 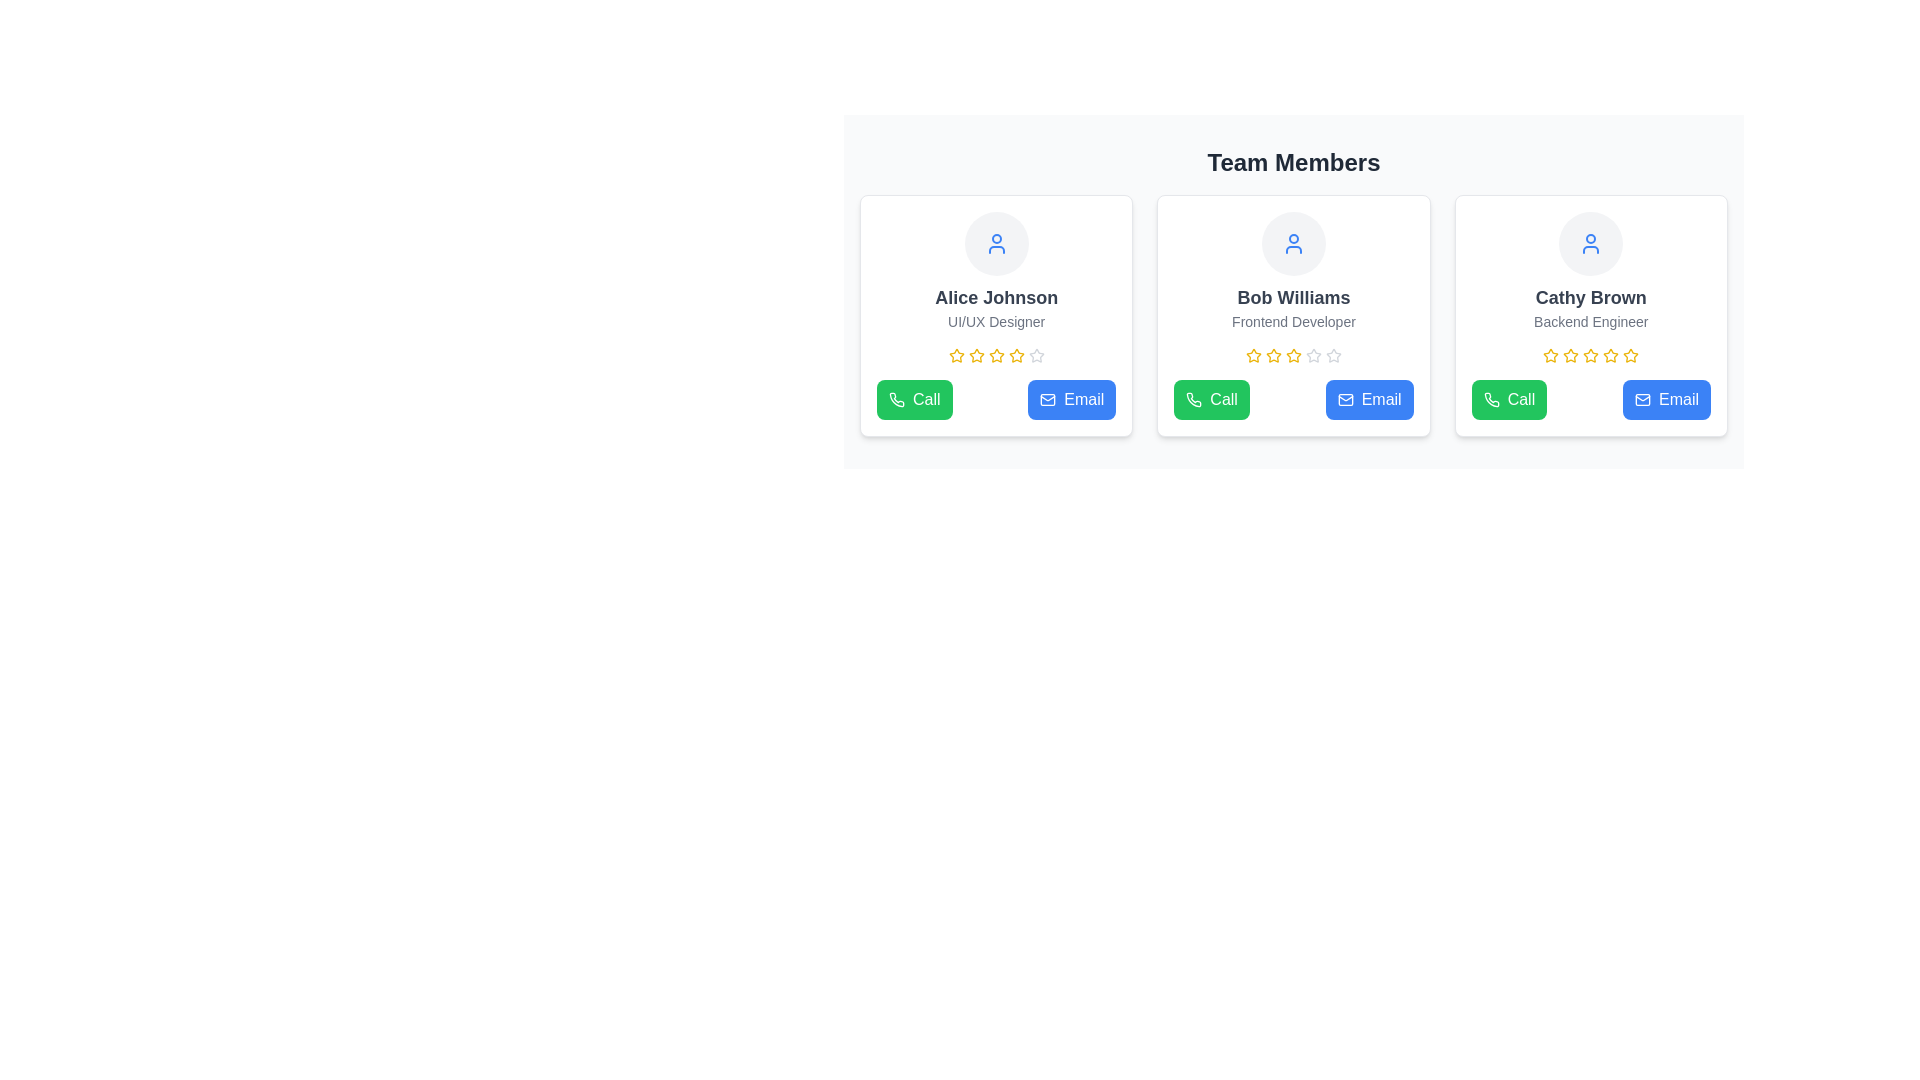 I want to click on the second star icon in the rating system associated with Bob Williams, Frontend Developer, so click(x=1272, y=354).